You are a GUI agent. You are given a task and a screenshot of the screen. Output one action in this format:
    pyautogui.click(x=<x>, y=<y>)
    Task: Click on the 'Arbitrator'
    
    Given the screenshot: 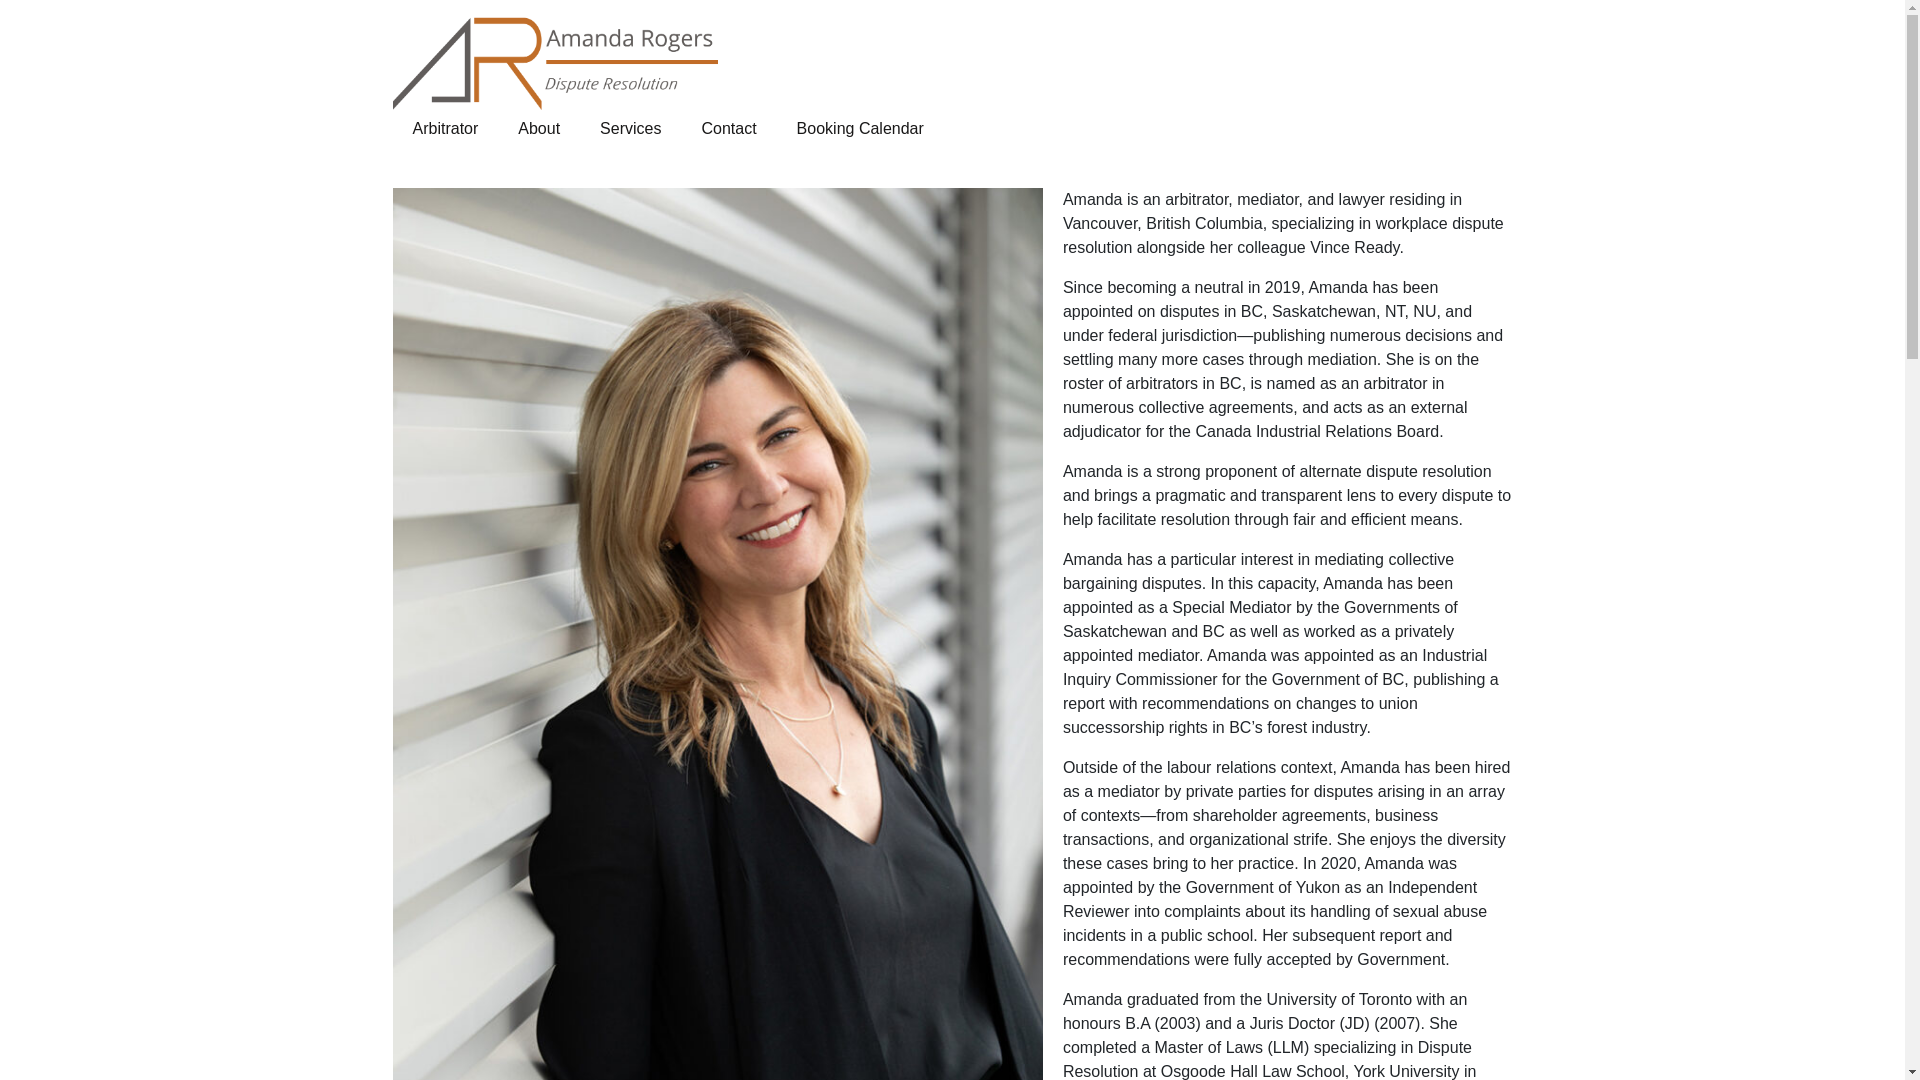 What is the action you would take?
    pyautogui.click(x=444, y=128)
    